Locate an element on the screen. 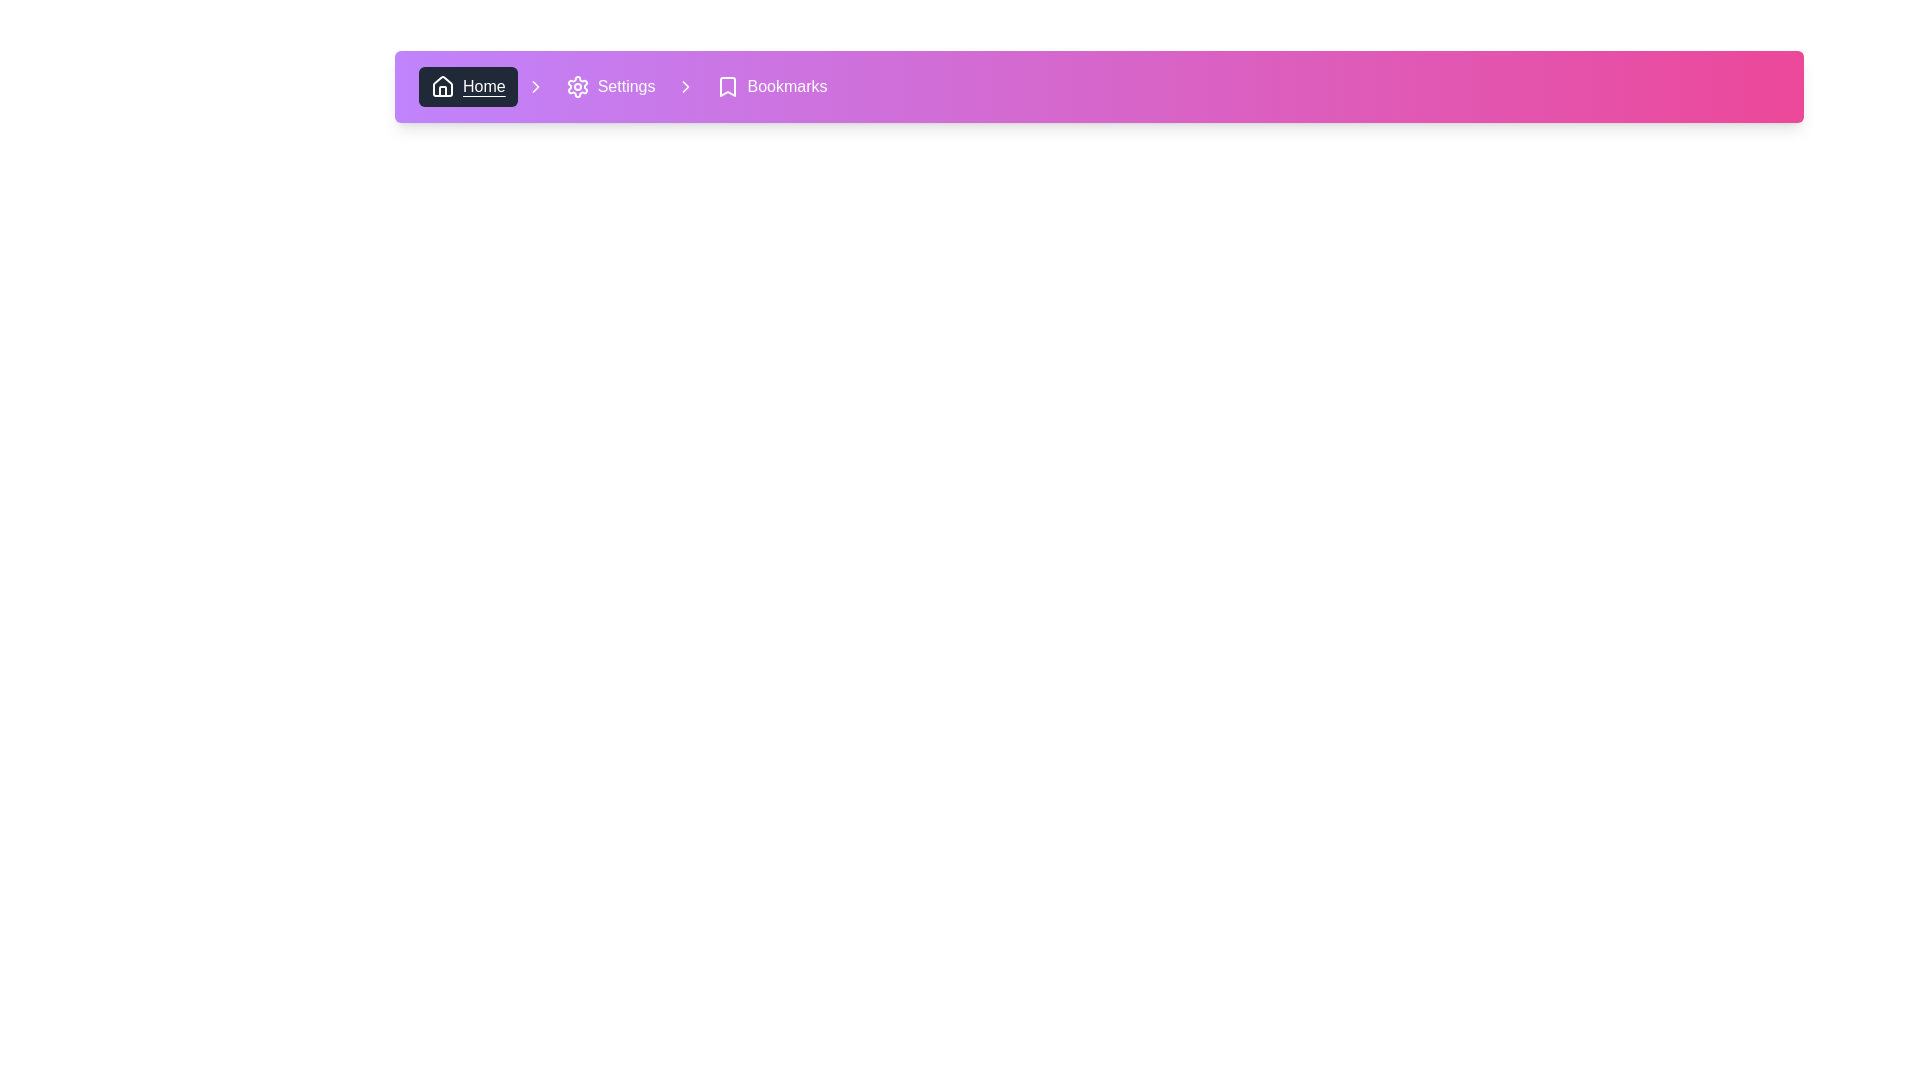 Image resolution: width=1920 pixels, height=1080 pixels. the settings button located in the horizontal navigation bar, positioned between the 'Home' and 'Bookmarks' buttons is located at coordinates (627, 86).